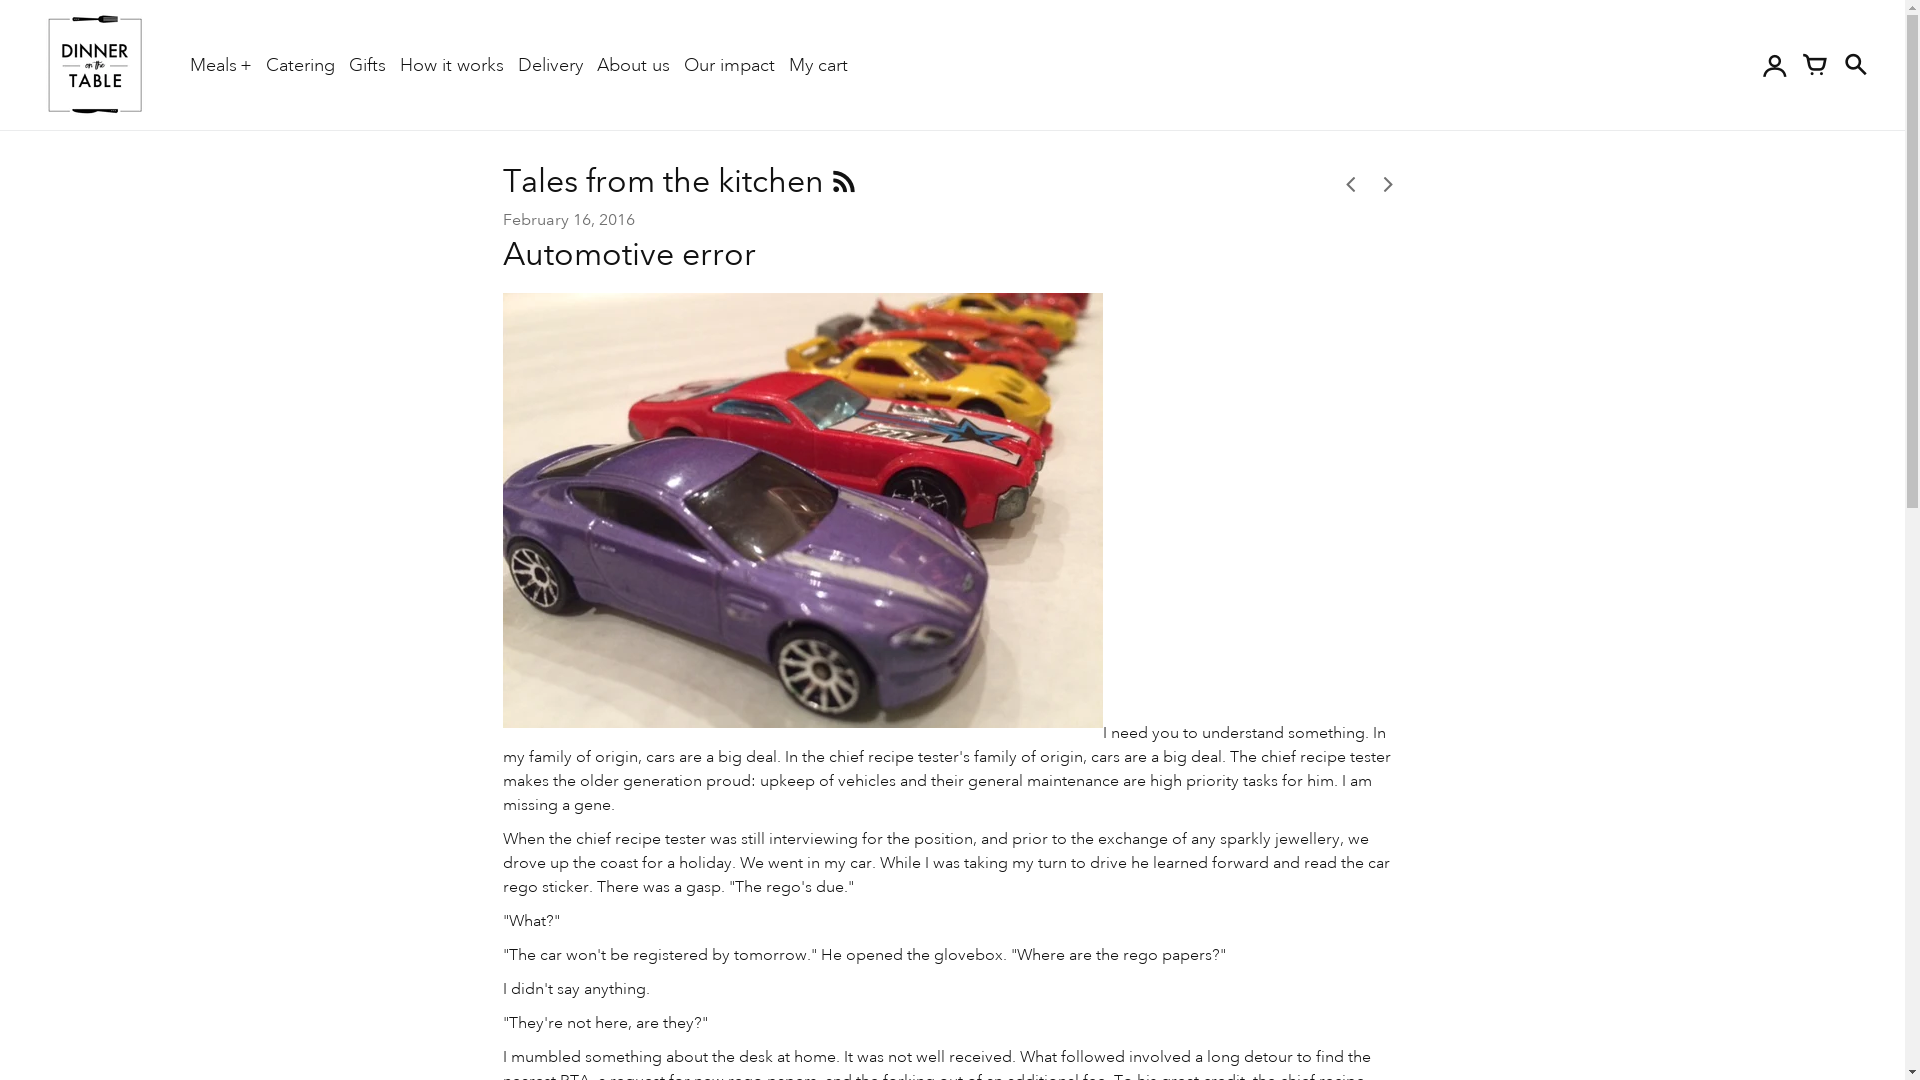  What do you see at coordinates (728, 63) in the screenshot?
I see `'Our impact'` at bounding box center [728, 63].